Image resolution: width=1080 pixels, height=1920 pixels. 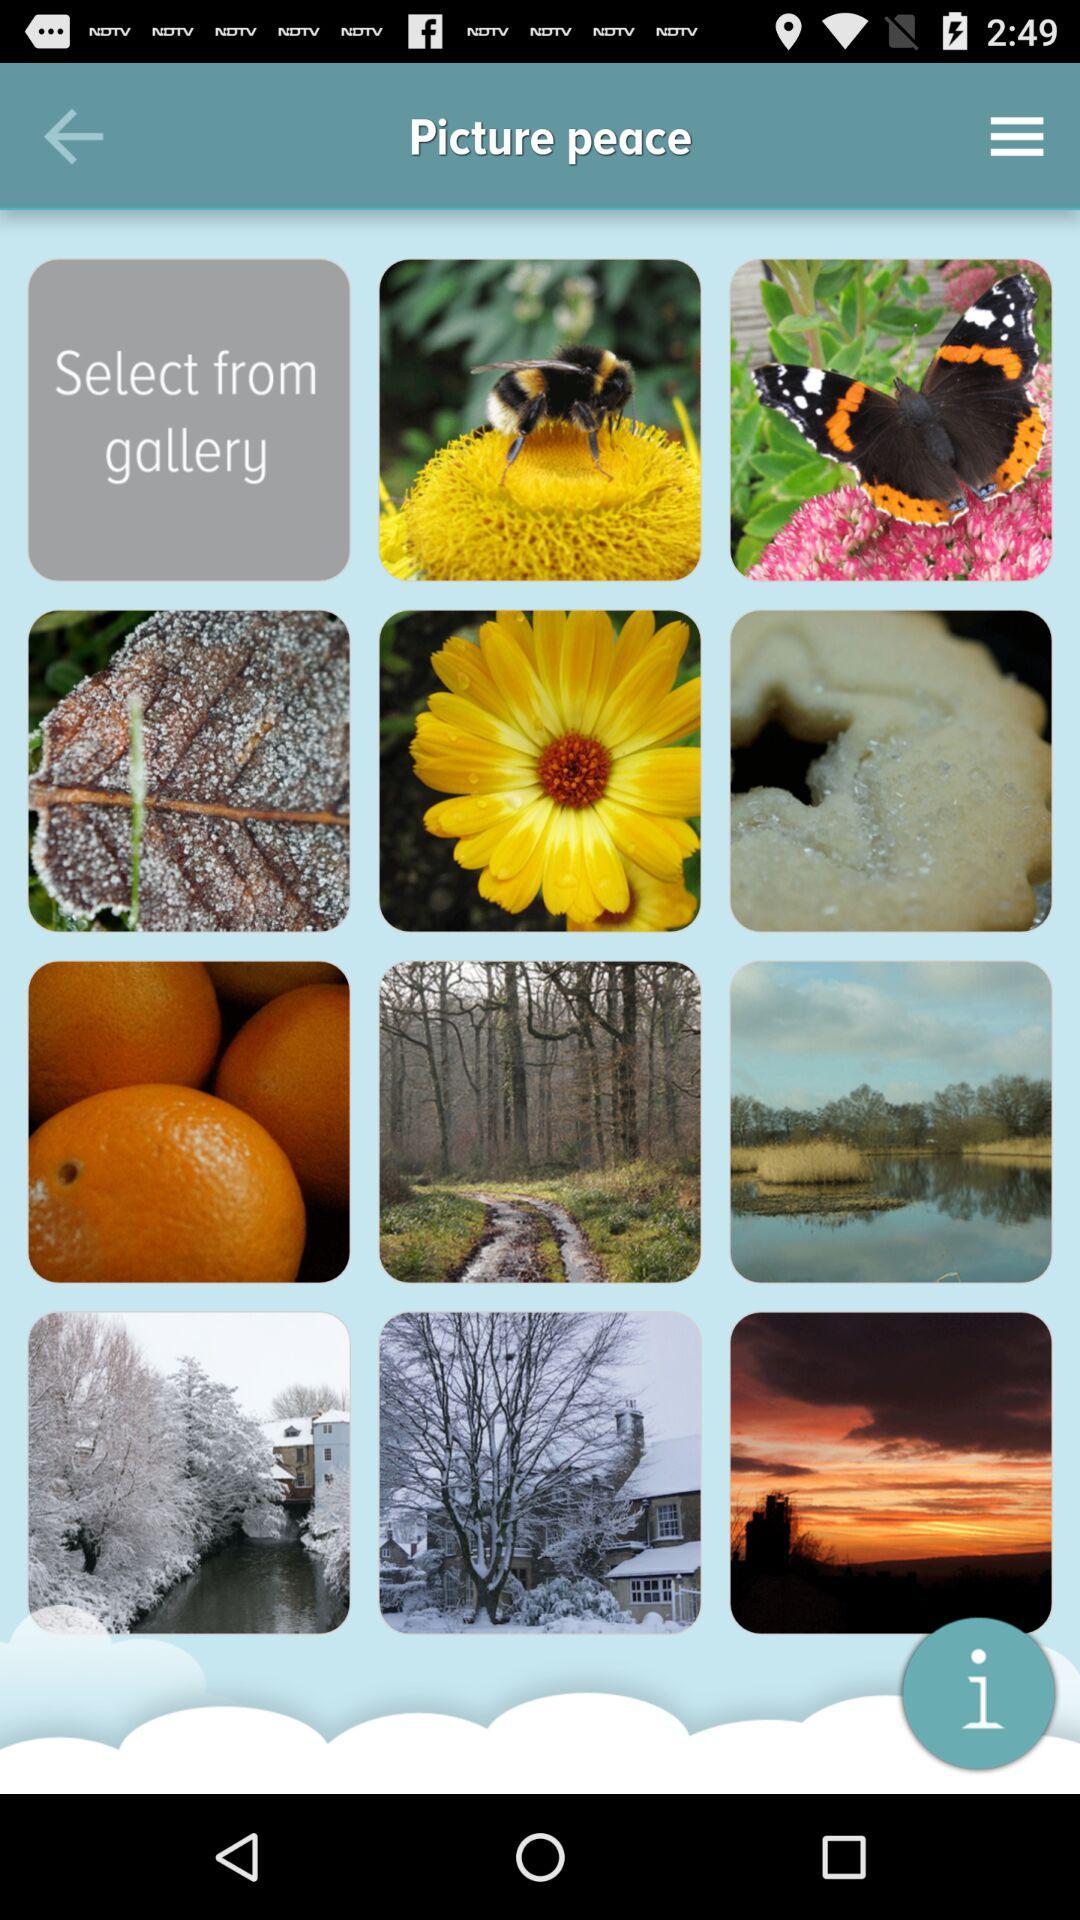 I want to click on this image, so click(x=890, y=1122).